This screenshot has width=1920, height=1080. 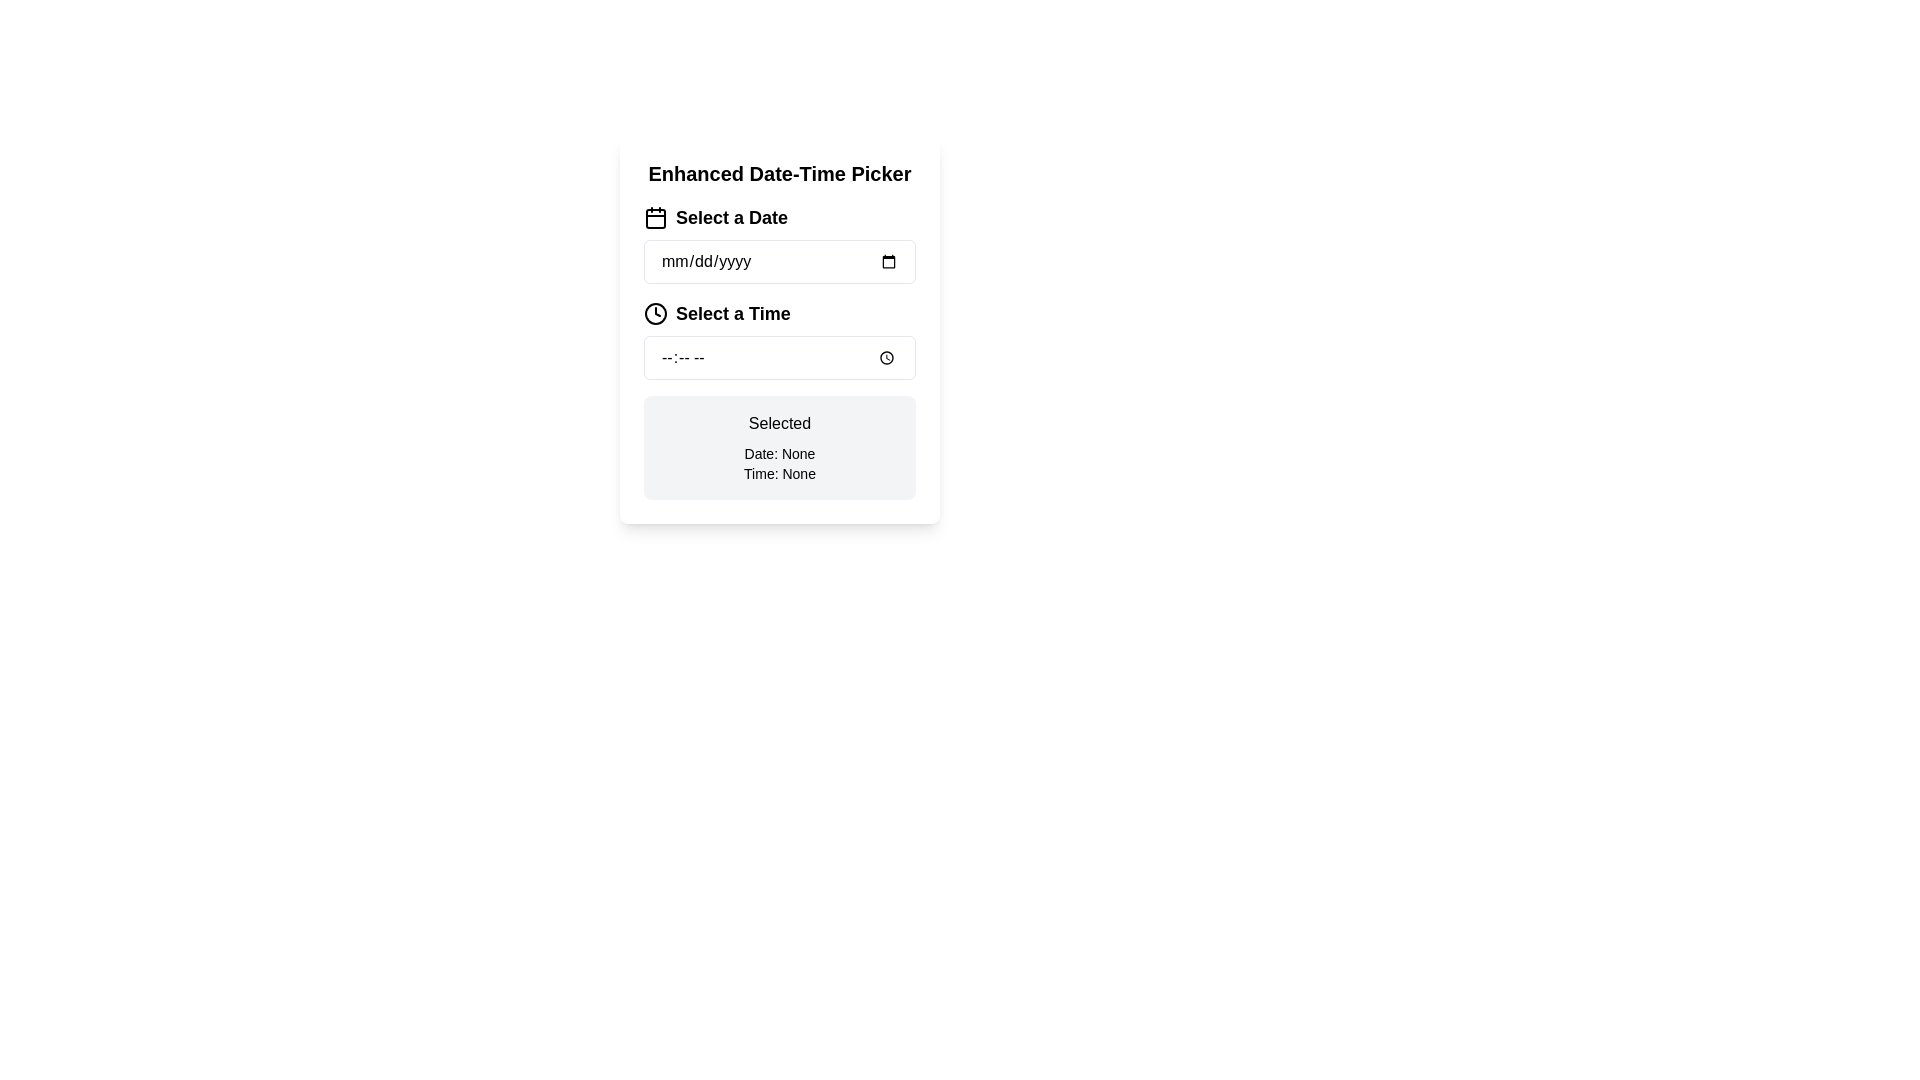 What do you see at coordinates (778, 474) in the screenshot?
I see `the informational label indicating the current state of the 'Time' selection, which currently shows 'none'` at bounding box center [778, 474].